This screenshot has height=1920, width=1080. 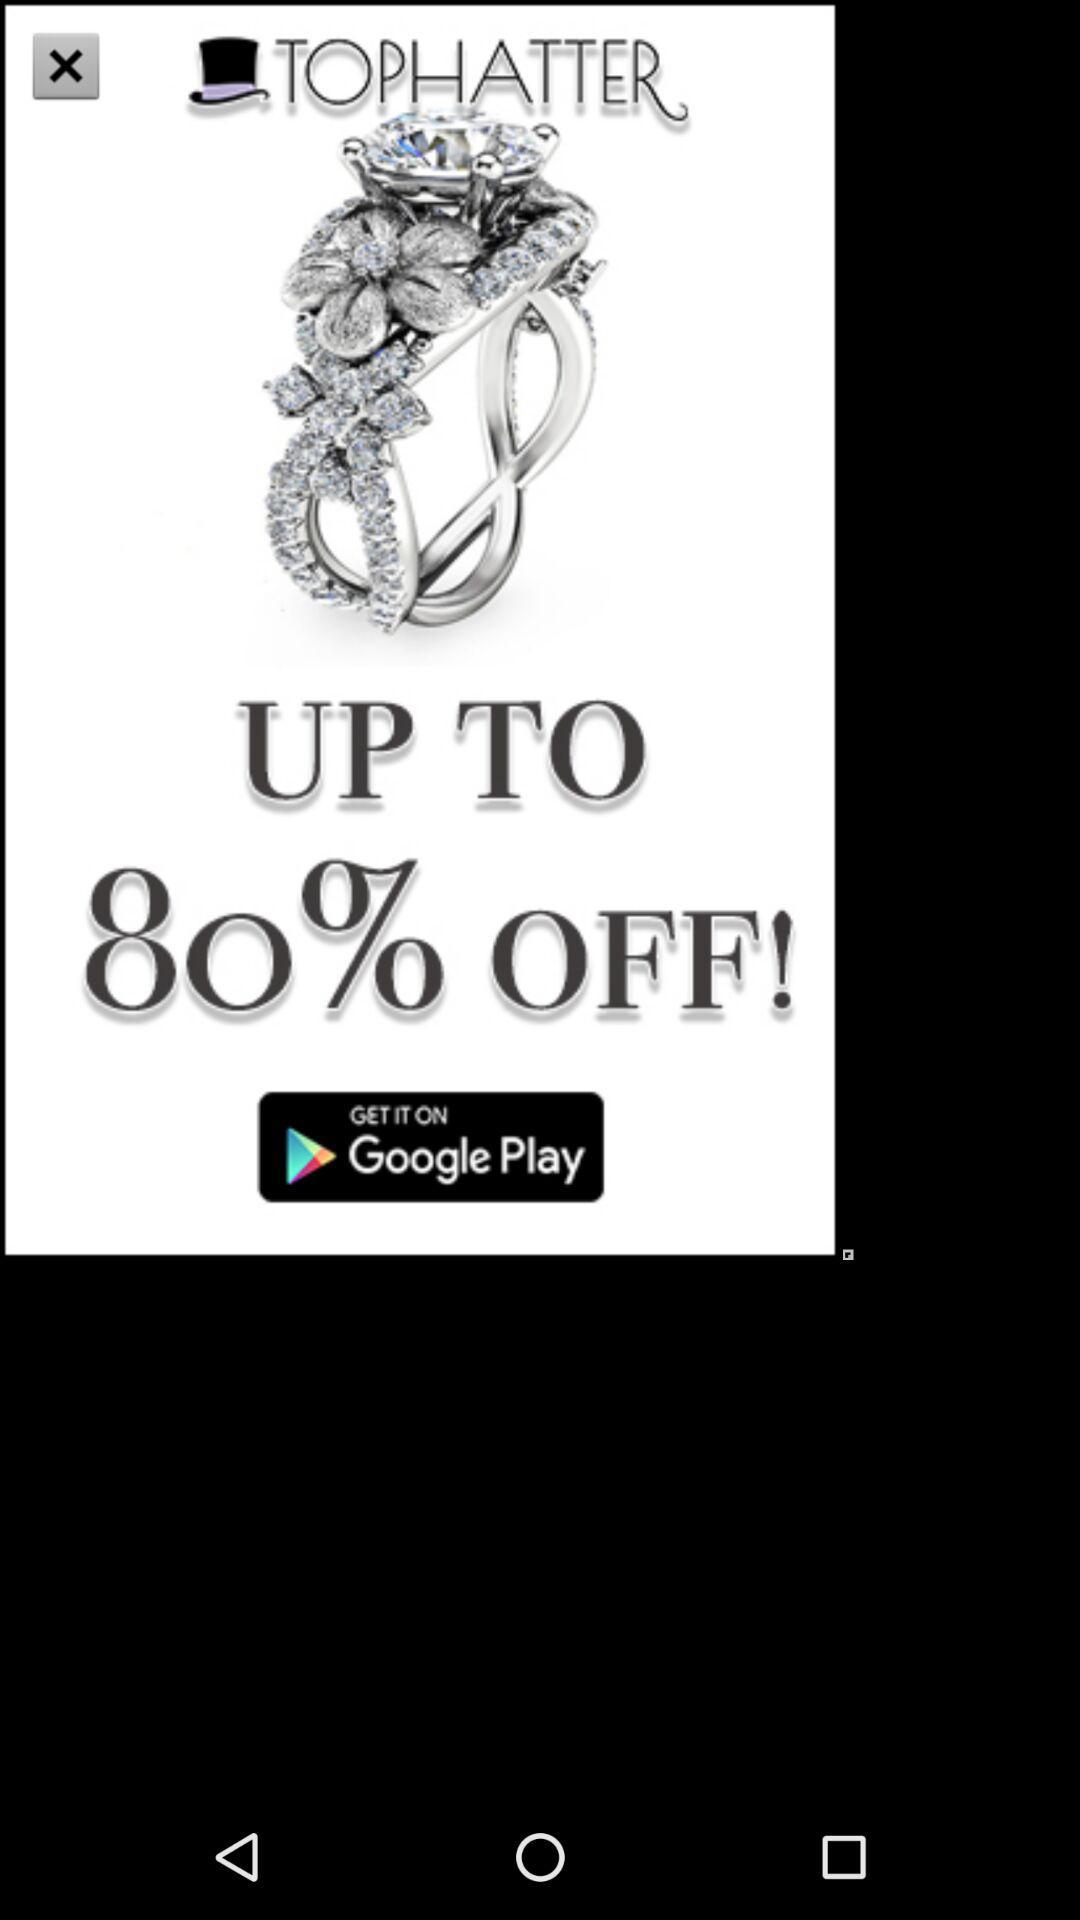 What do you see at coordinates (64, 70) in the screenshot?
I see `the close icon` at bounding box center [64, 70].